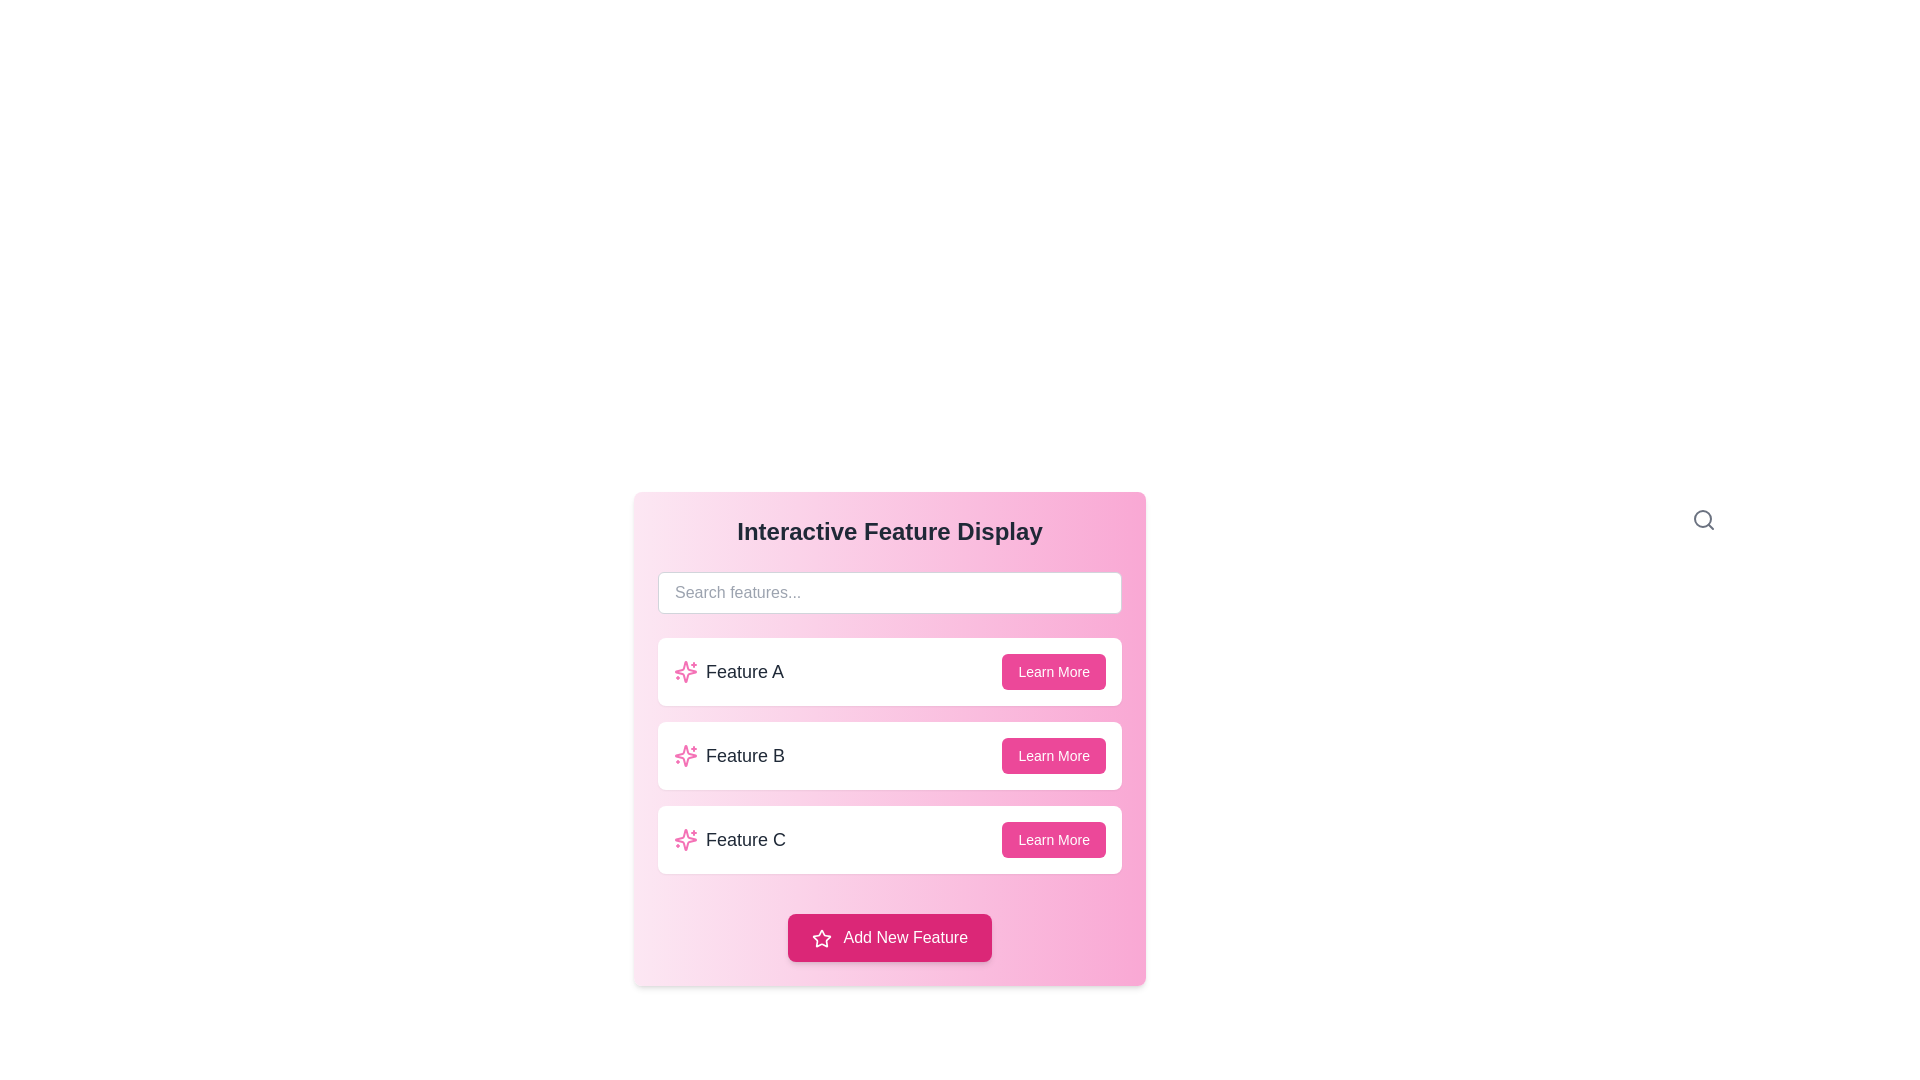  What do you see at coordinates (728, 756) in the screenshot?
I see `the Text Label that identifies 'Feature B', which is centrally aligned between a pink sparkle icon and a 'Learn More' button in the second row of the feature list` at bounding box center [728, 756].